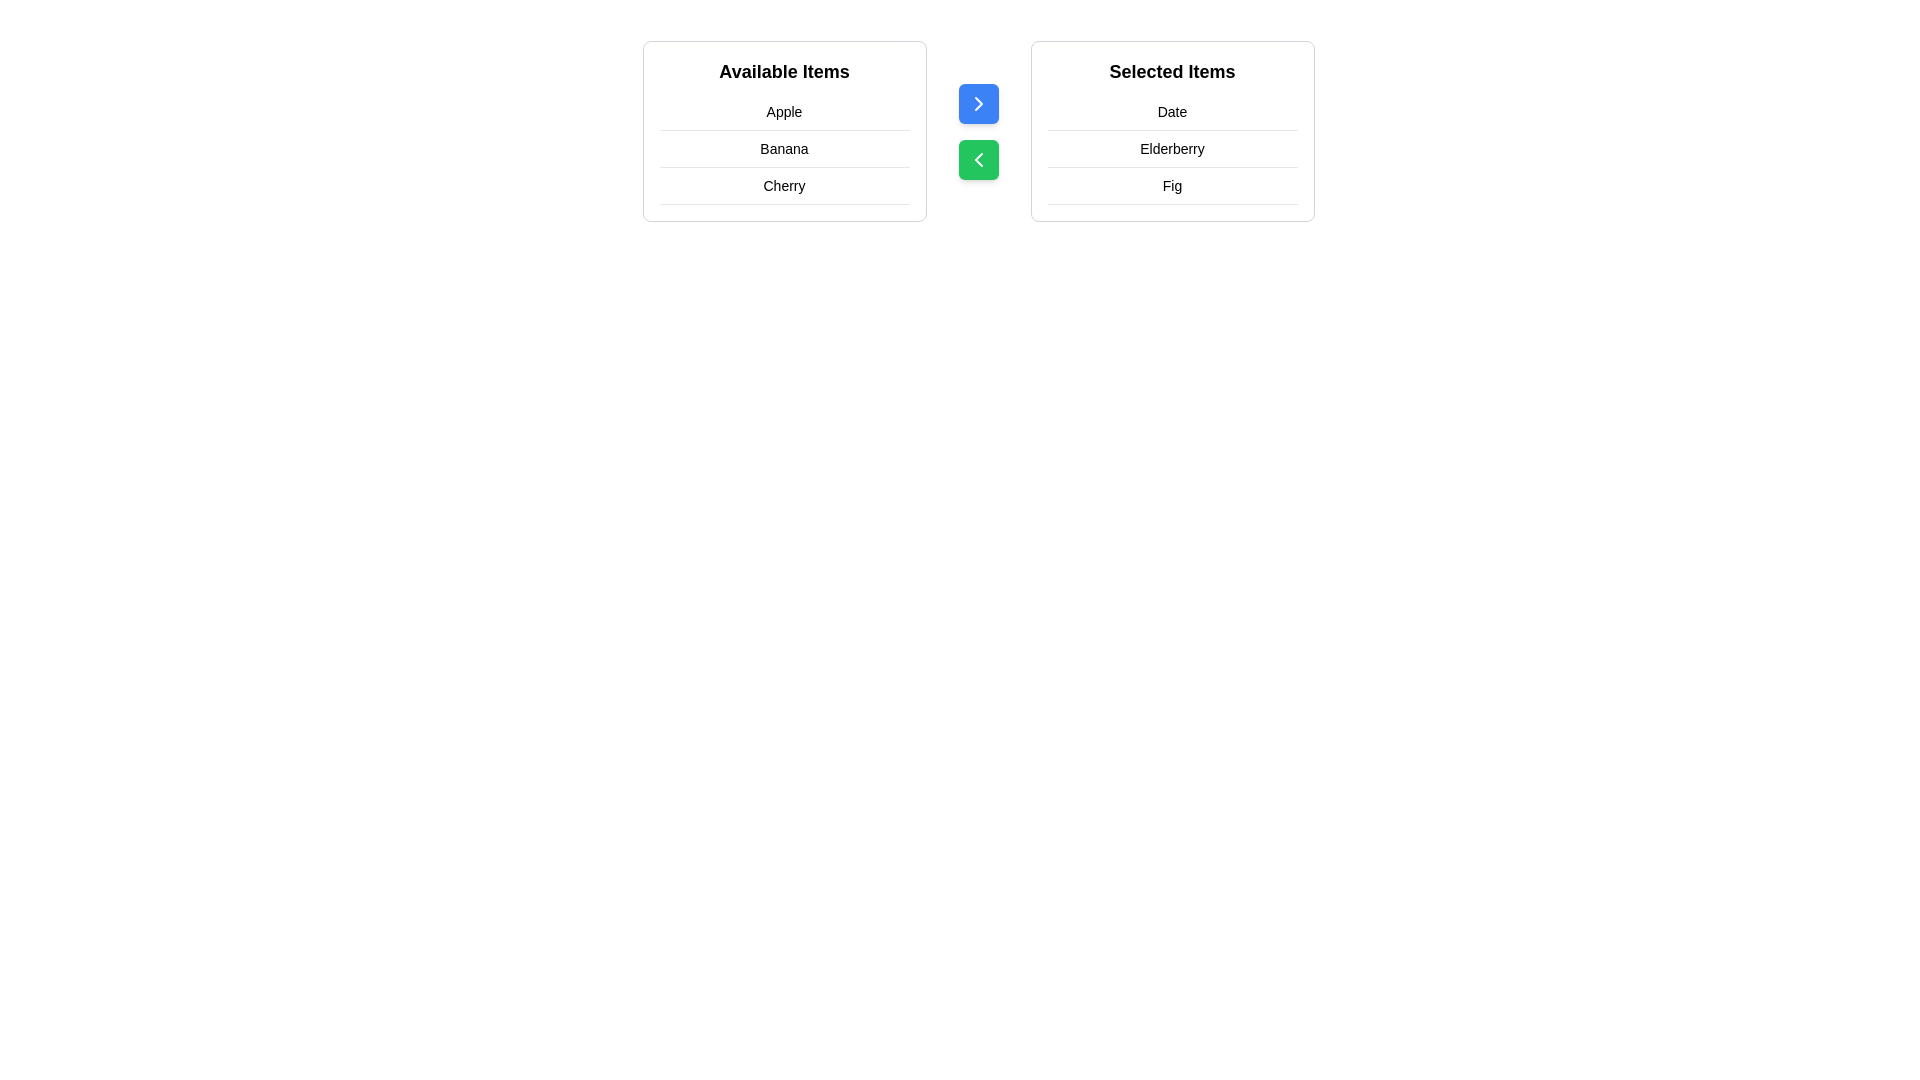 Image resolution: width=1920 pixels, height=1080 pixels. I want to click on the green rectangular button with rounded corners that has a leftward-pointing white arrow, located centrally between the 'Available Items' and 'Selected Items' lists, so click(978, 158).